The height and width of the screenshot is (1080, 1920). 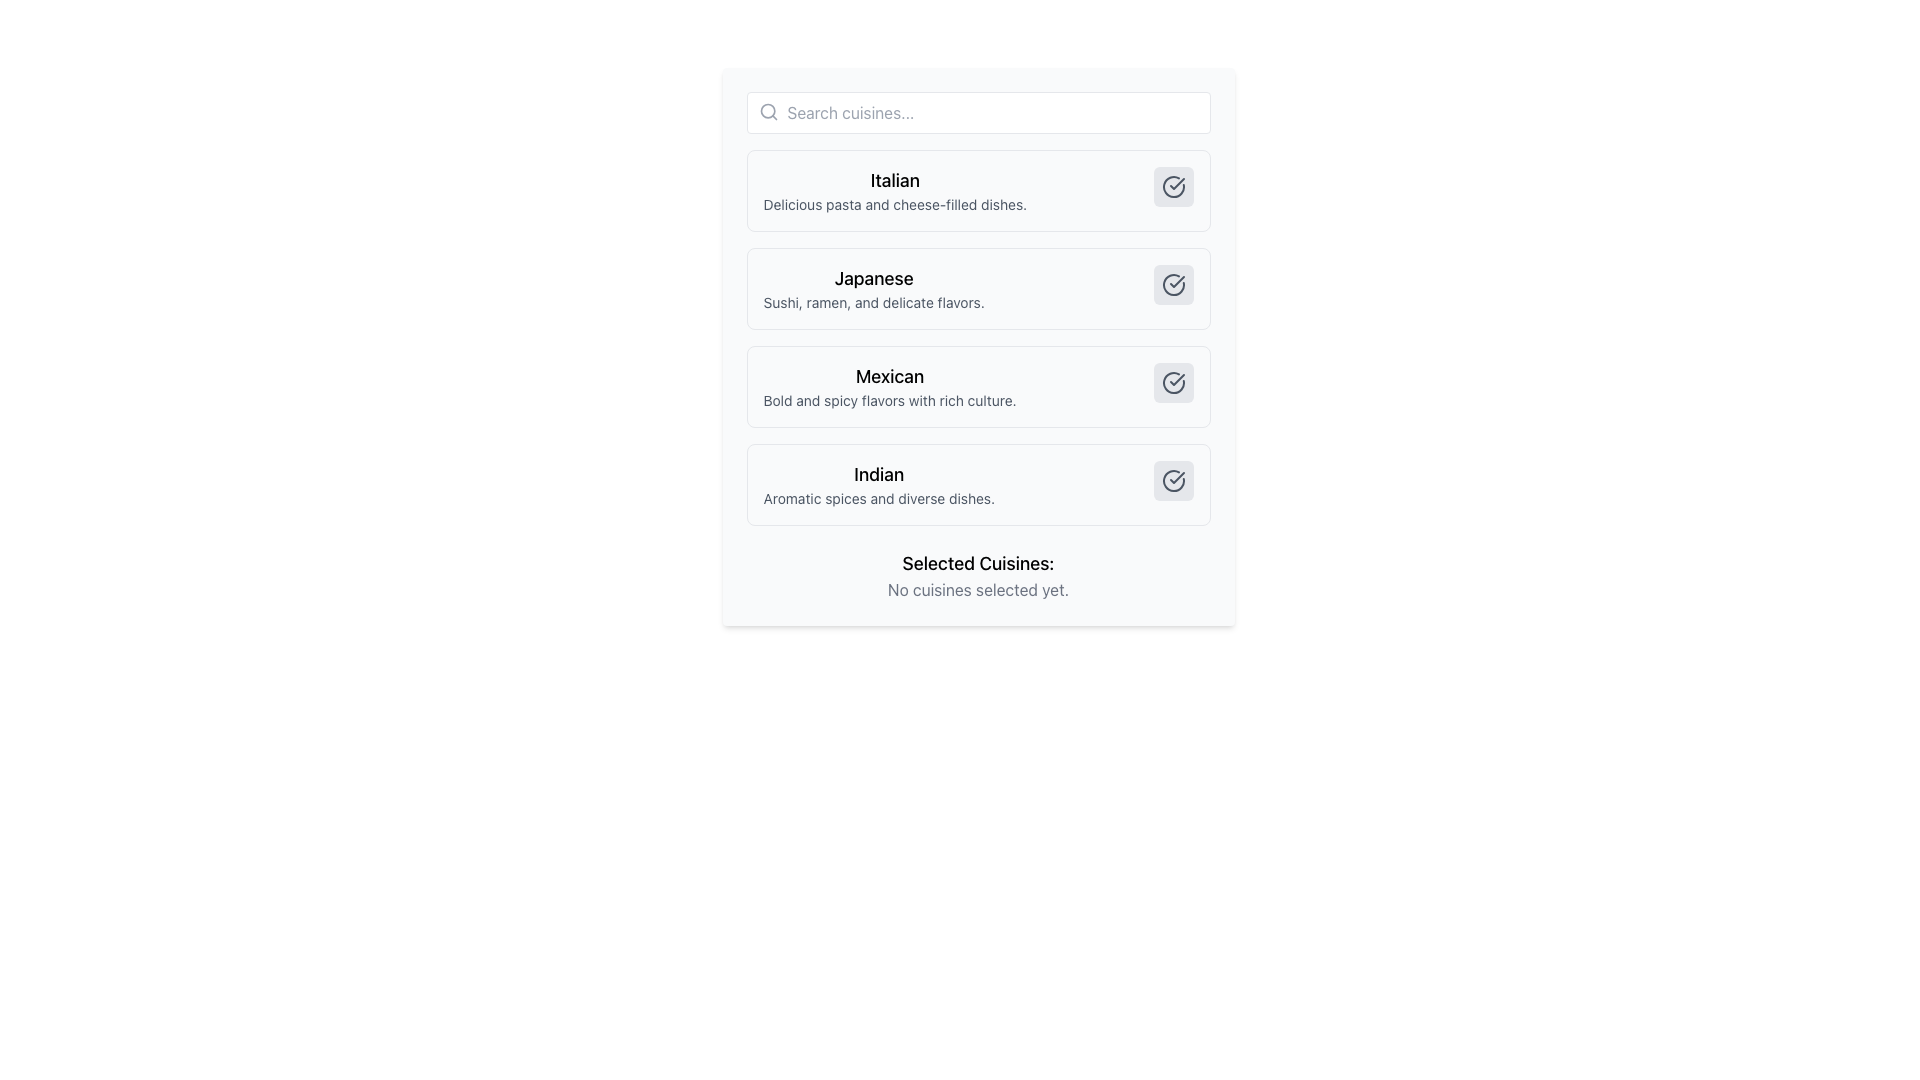 I want to click on the Static Text element that describes Japanese cuisine, which is located directly below the 'Japanese' heading, so click(x=874, y=303).